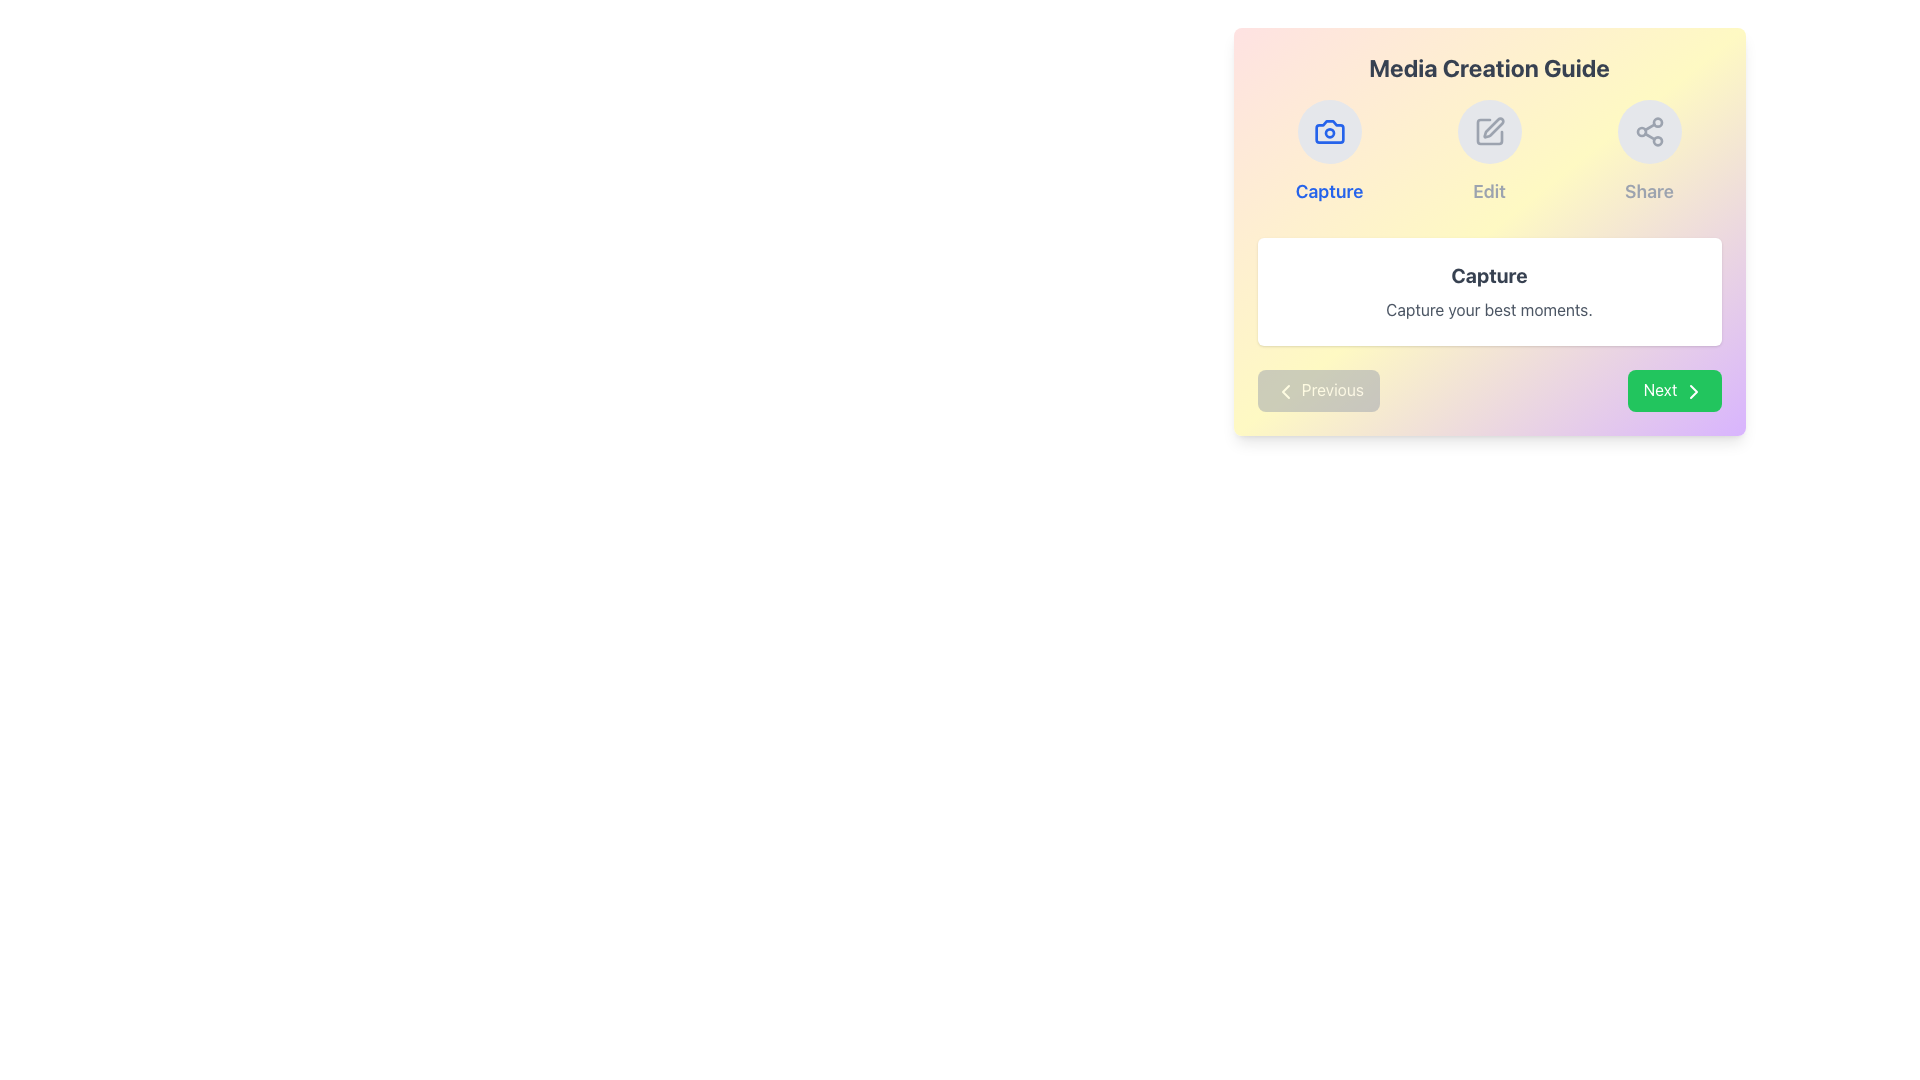 The image size is (1920, 1080). I want to click on the camera icon located in the top left section of the 'Media Creation Guide' card, above the 'Capture' label, so click(1329, 131).